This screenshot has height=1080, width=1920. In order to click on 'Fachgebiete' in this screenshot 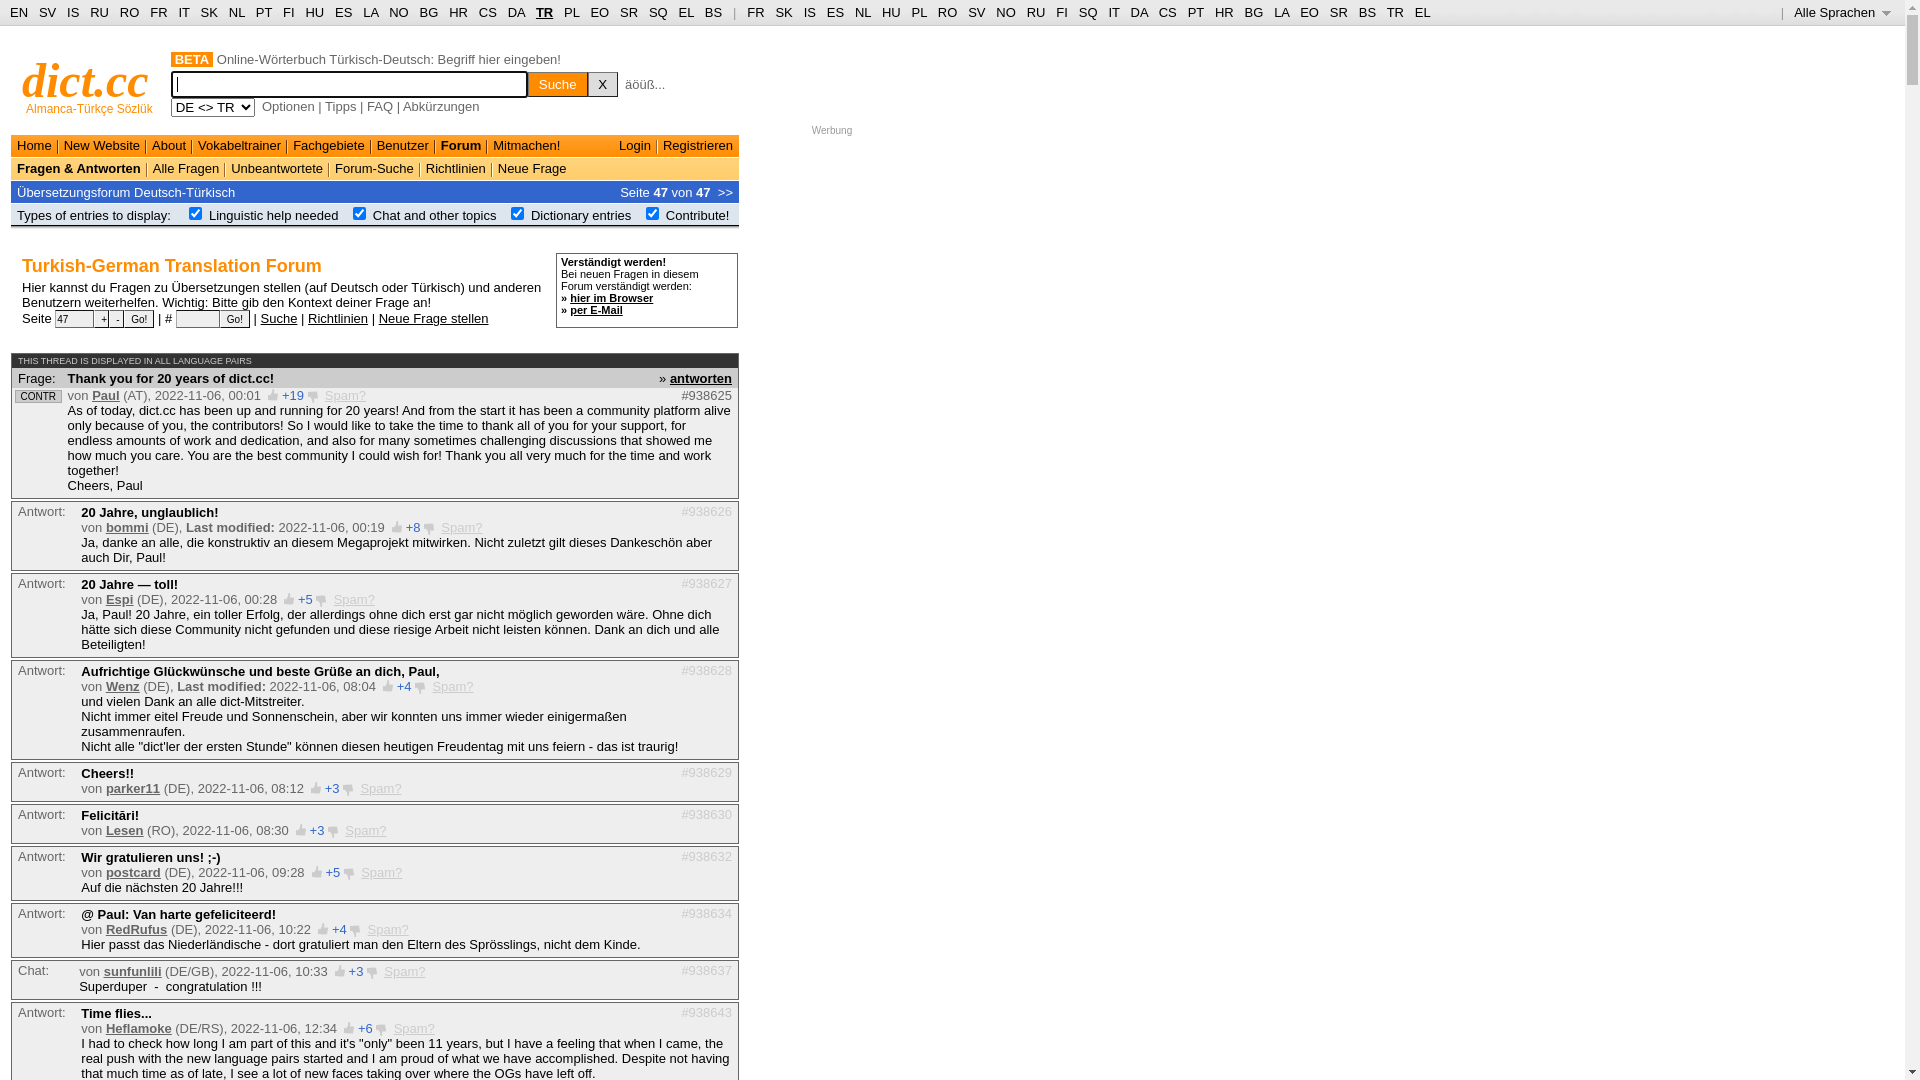, I will do `click(329, 144)`.